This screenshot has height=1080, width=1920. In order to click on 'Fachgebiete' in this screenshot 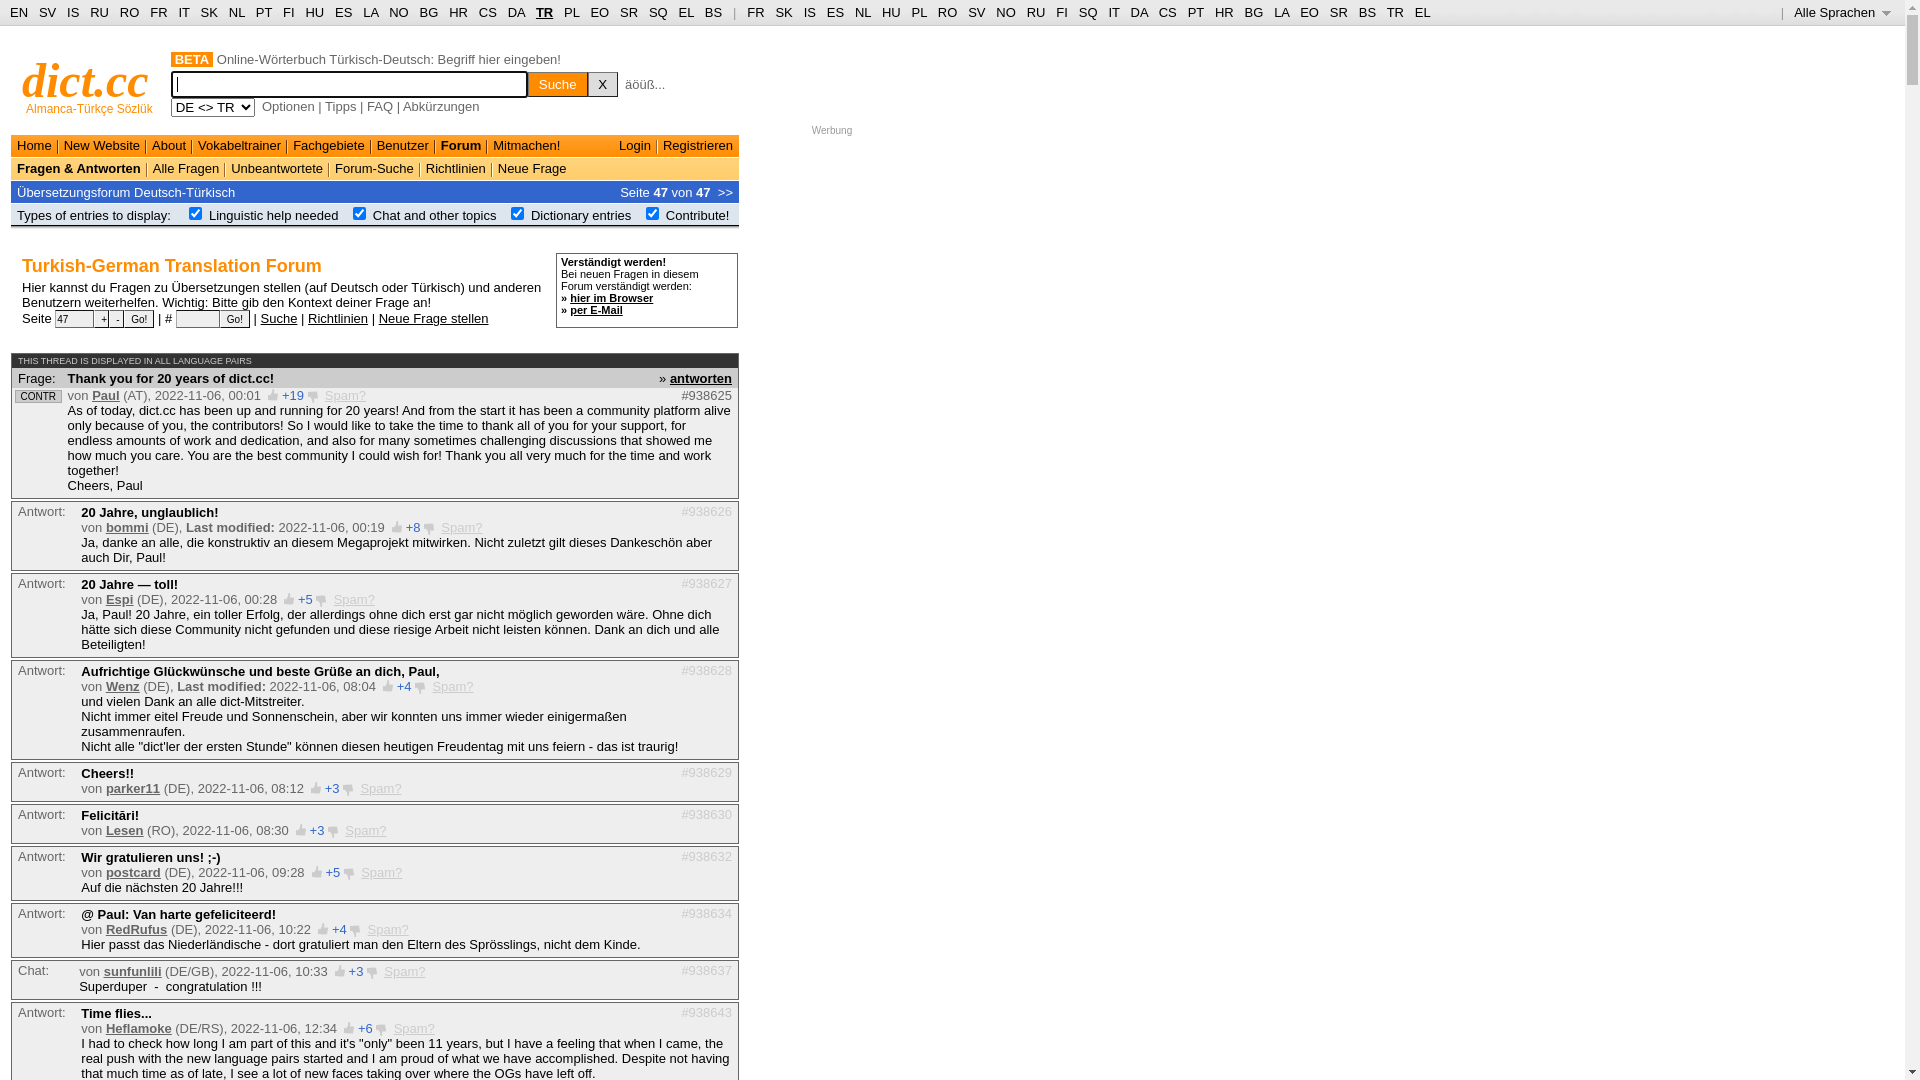, I will do `click(329, 144)`.